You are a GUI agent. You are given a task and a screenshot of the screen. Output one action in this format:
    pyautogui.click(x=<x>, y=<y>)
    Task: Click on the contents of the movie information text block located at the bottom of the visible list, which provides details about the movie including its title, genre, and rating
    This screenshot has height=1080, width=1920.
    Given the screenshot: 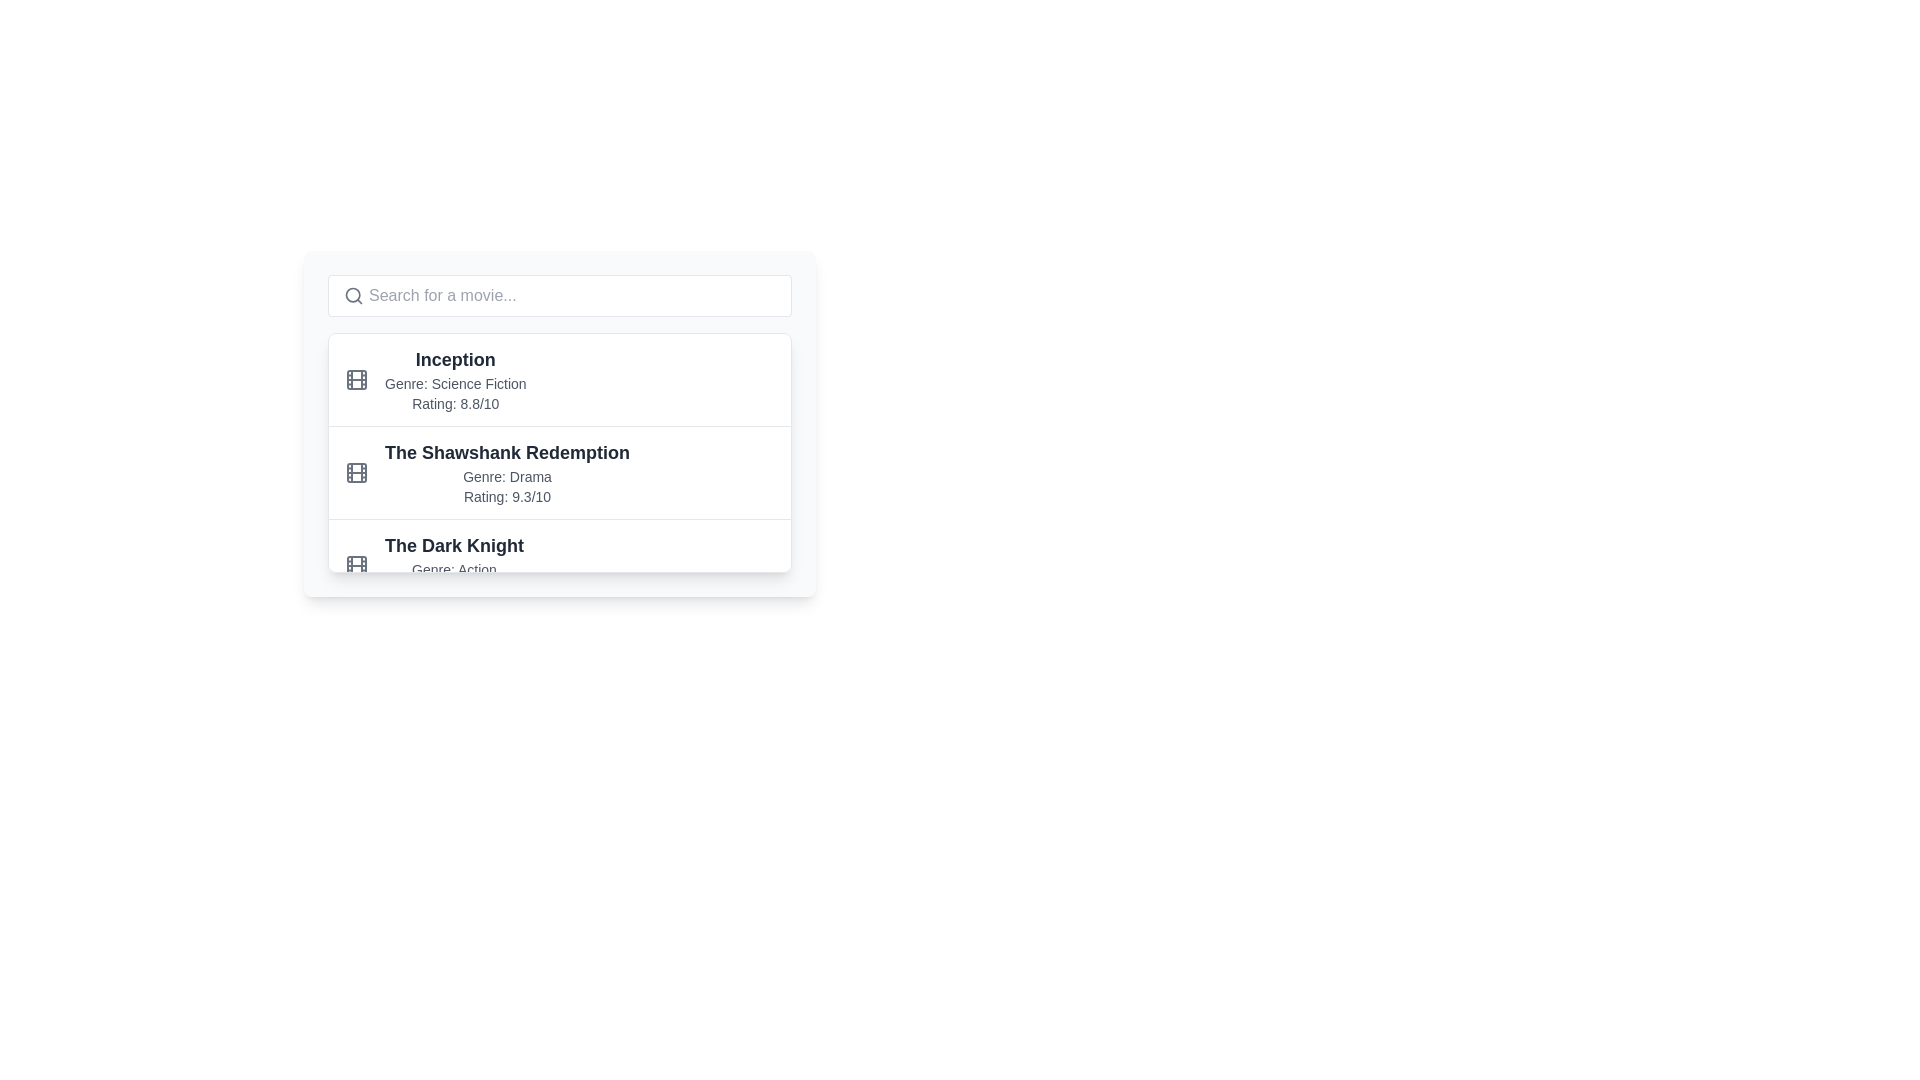 What is the action you would take?
    pyautogui.click(x=453, y=566)
    